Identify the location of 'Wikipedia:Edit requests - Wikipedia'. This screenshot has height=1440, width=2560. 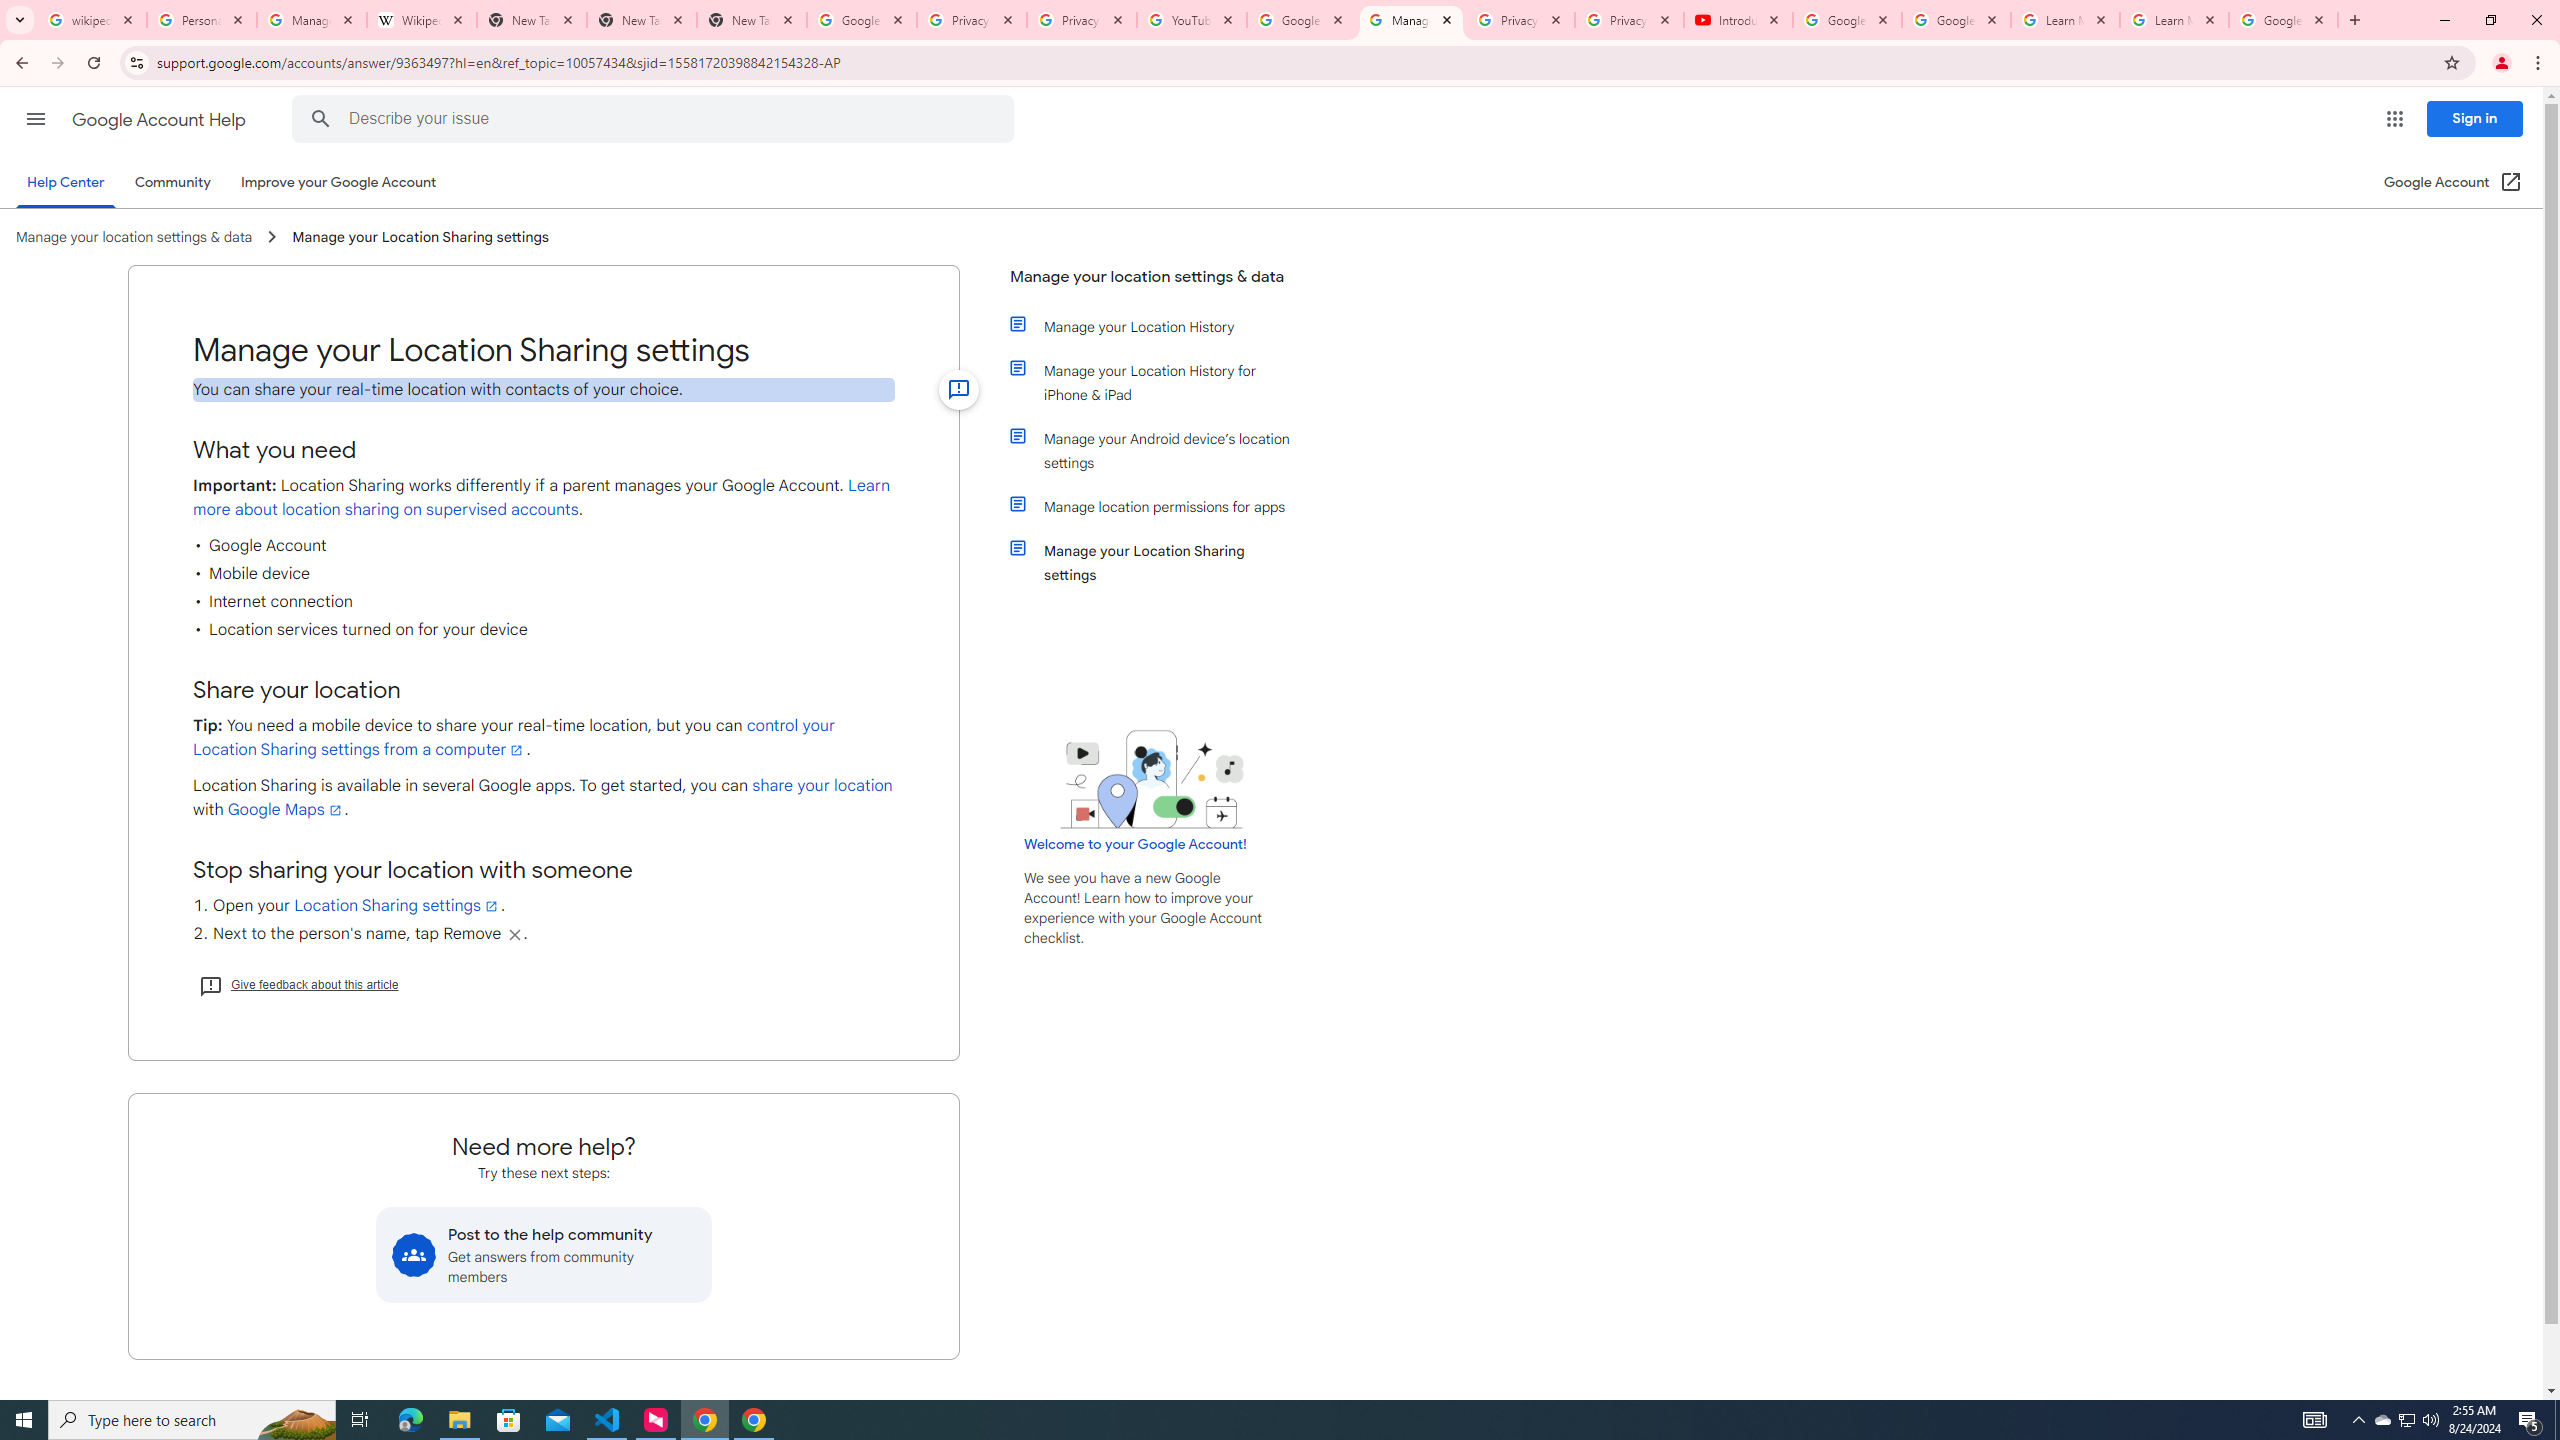
(421, 19).